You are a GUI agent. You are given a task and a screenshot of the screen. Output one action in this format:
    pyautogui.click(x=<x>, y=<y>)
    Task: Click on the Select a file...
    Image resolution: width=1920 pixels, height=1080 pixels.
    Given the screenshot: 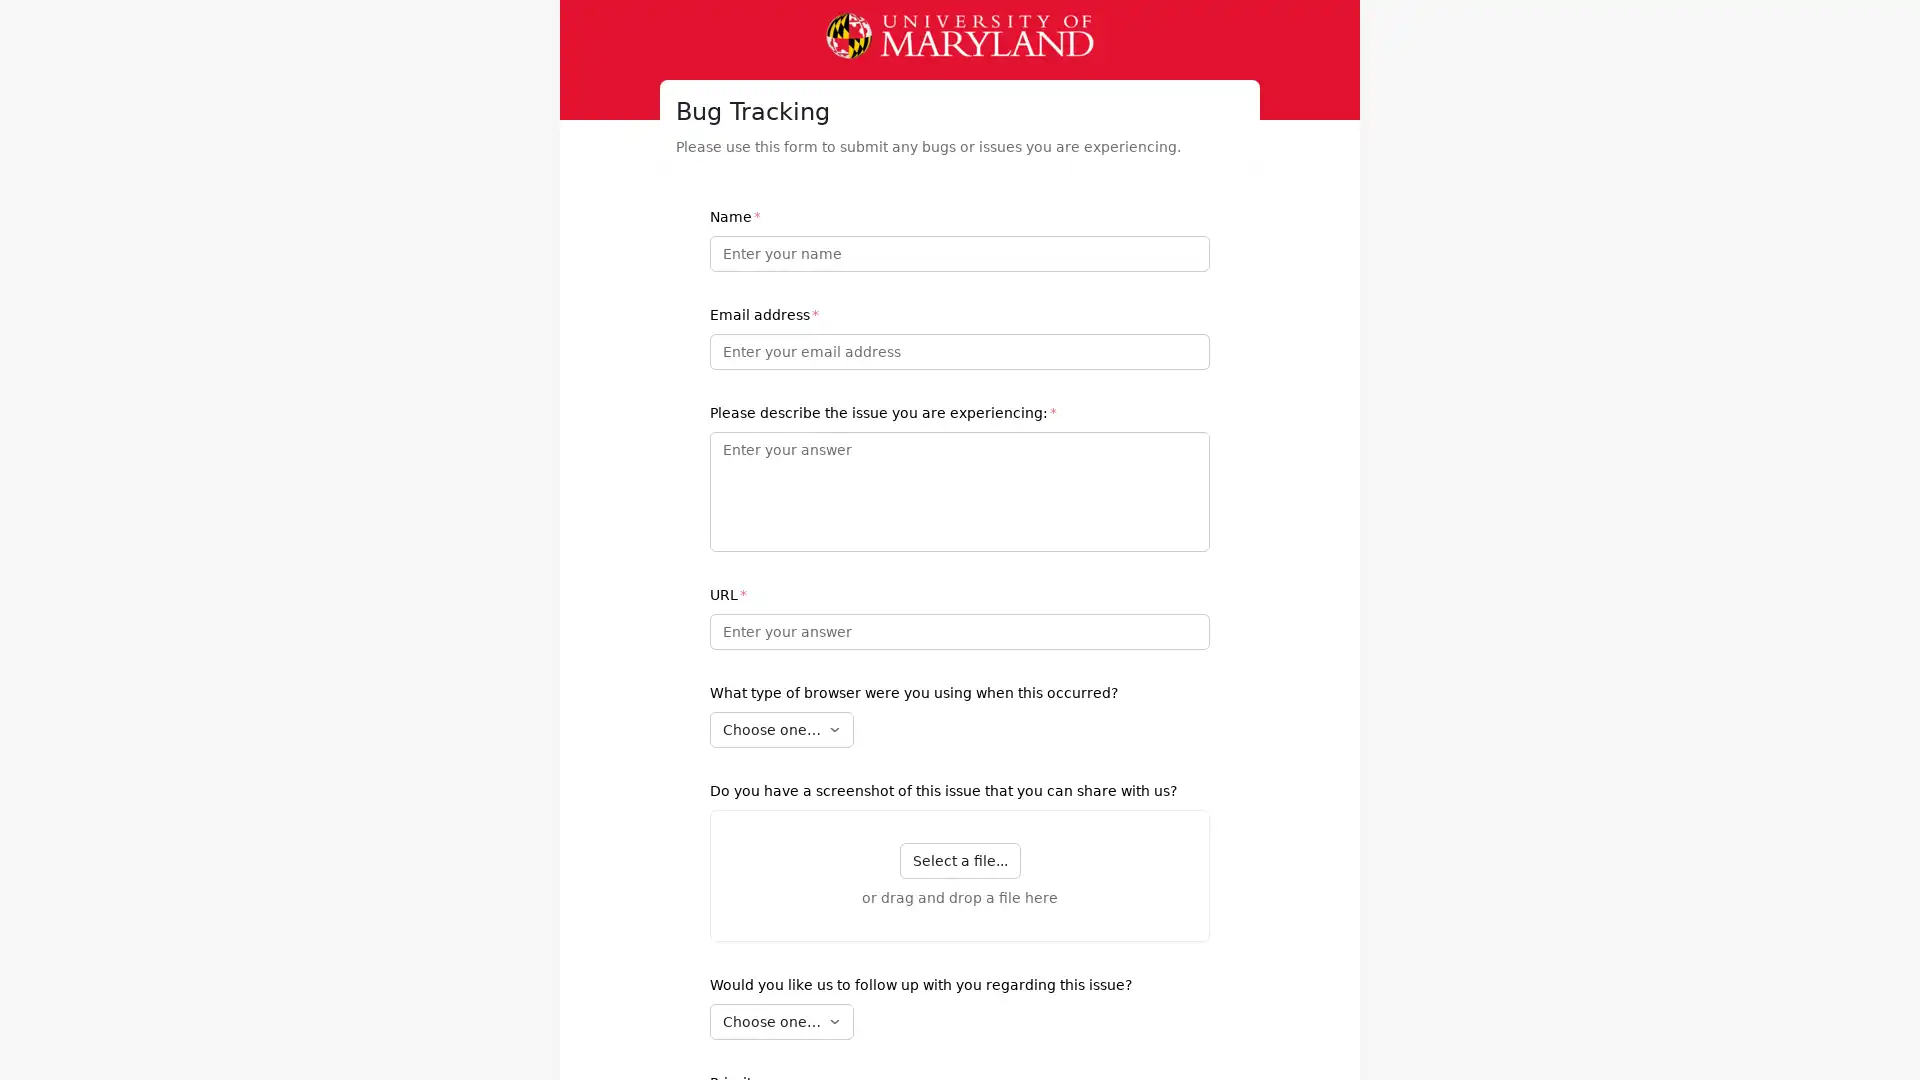 What is the action you would take?
    pyautogui.click(x=958, y=859)
    